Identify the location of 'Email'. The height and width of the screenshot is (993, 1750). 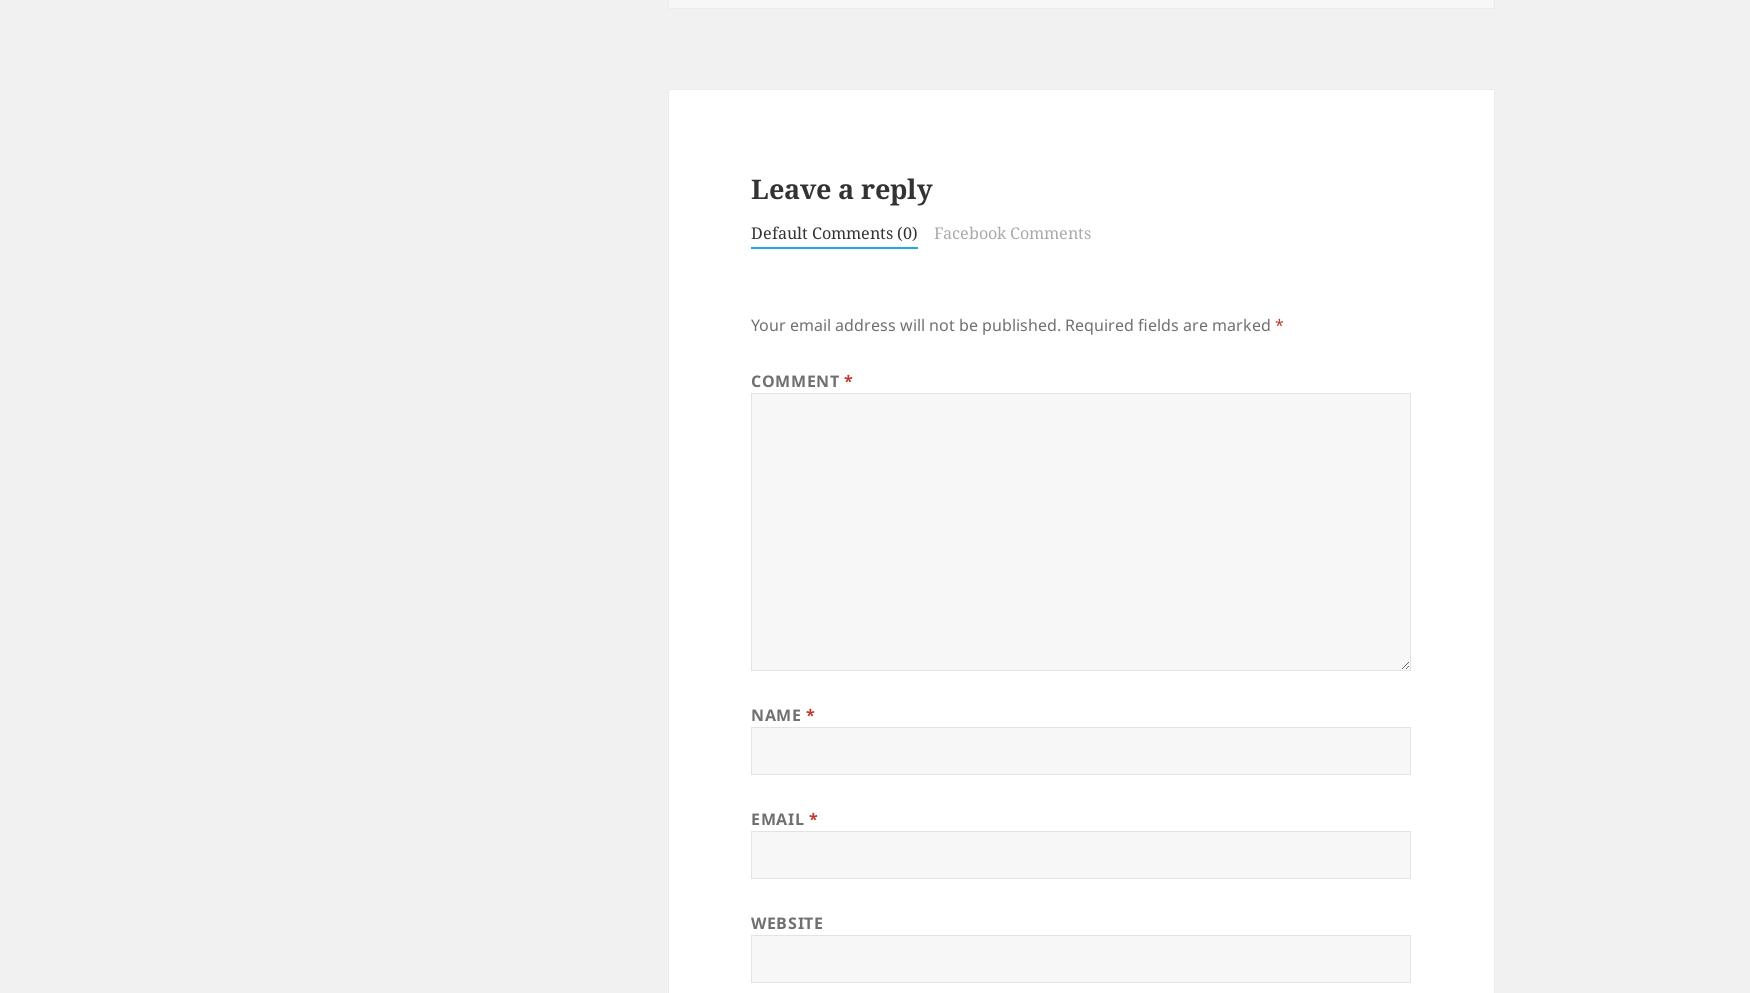
(778, 818).